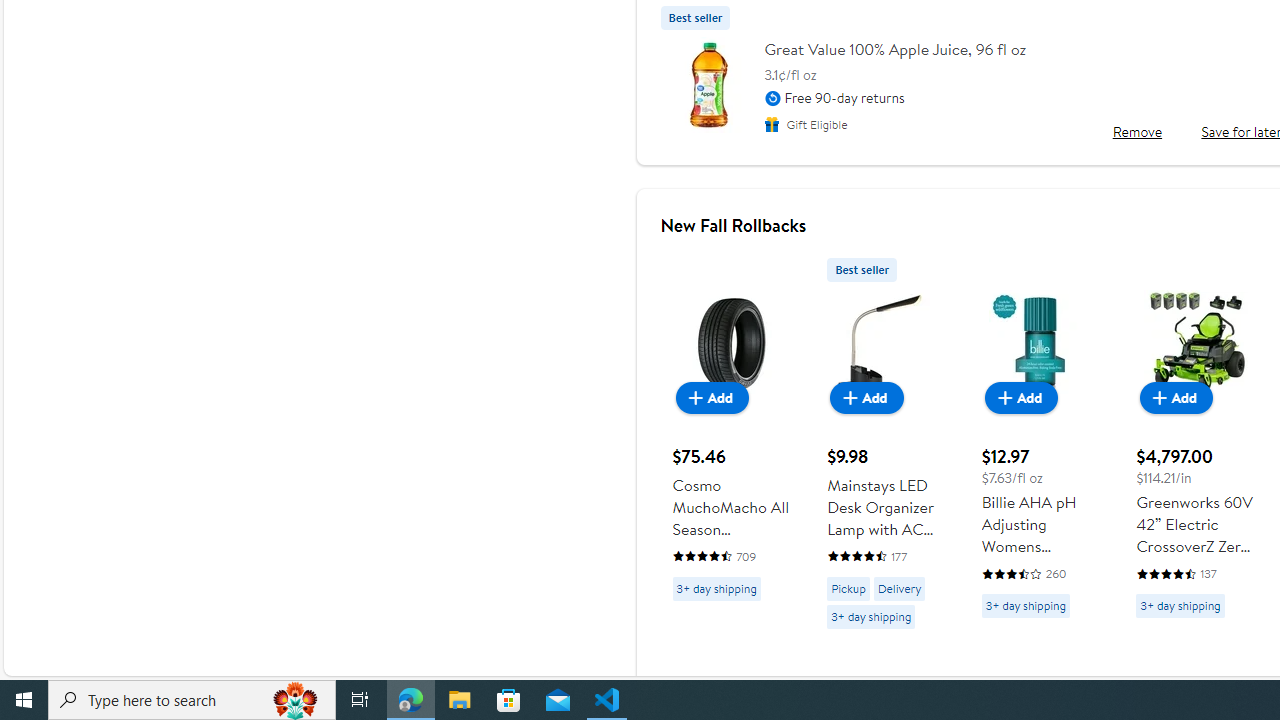 The height and width of the screenshot is (720, 1280). Describe the element at coordinates (1137, 131) in the screenshot. I see `'Remove Great Value 100% Apple Juice, 96 fl oz'` at that location.